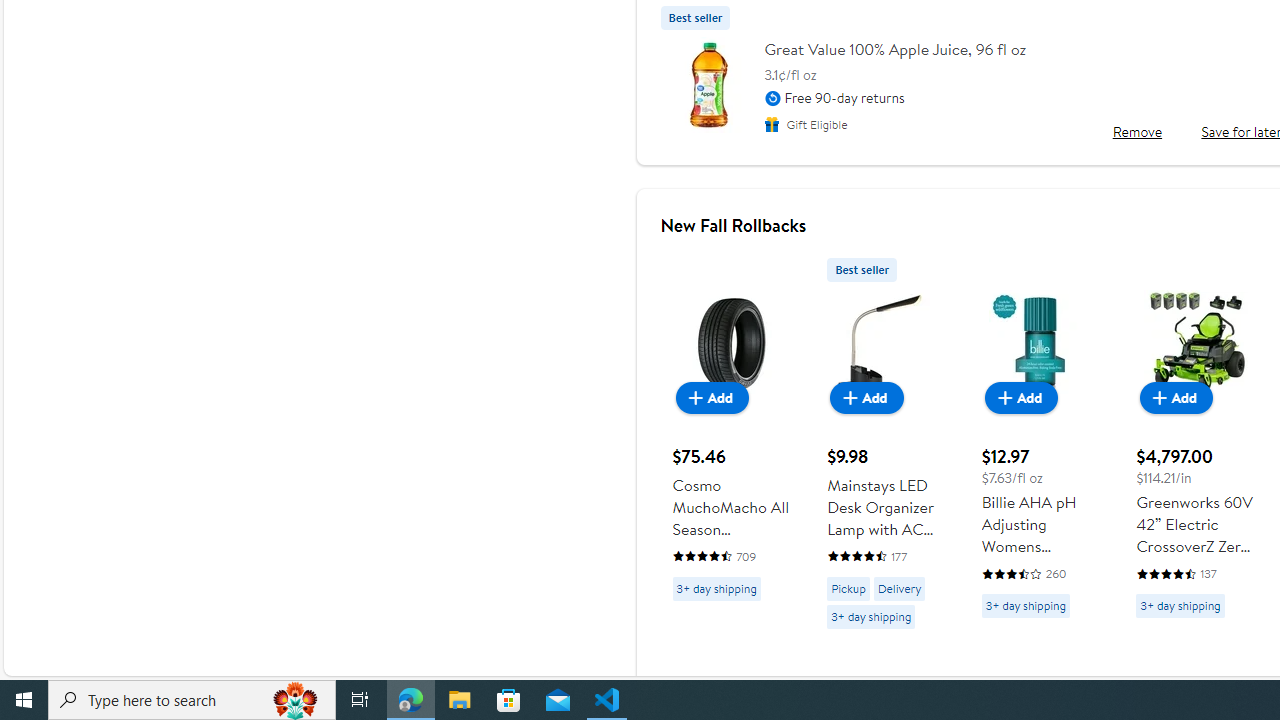 The height and width of the screenshot is (720, 1280). Describe the element at coordinates (1137, 131) in the screenshot. I see `'Remove Great Value 100% Apple Juice, 96 fl oz'` at that location.